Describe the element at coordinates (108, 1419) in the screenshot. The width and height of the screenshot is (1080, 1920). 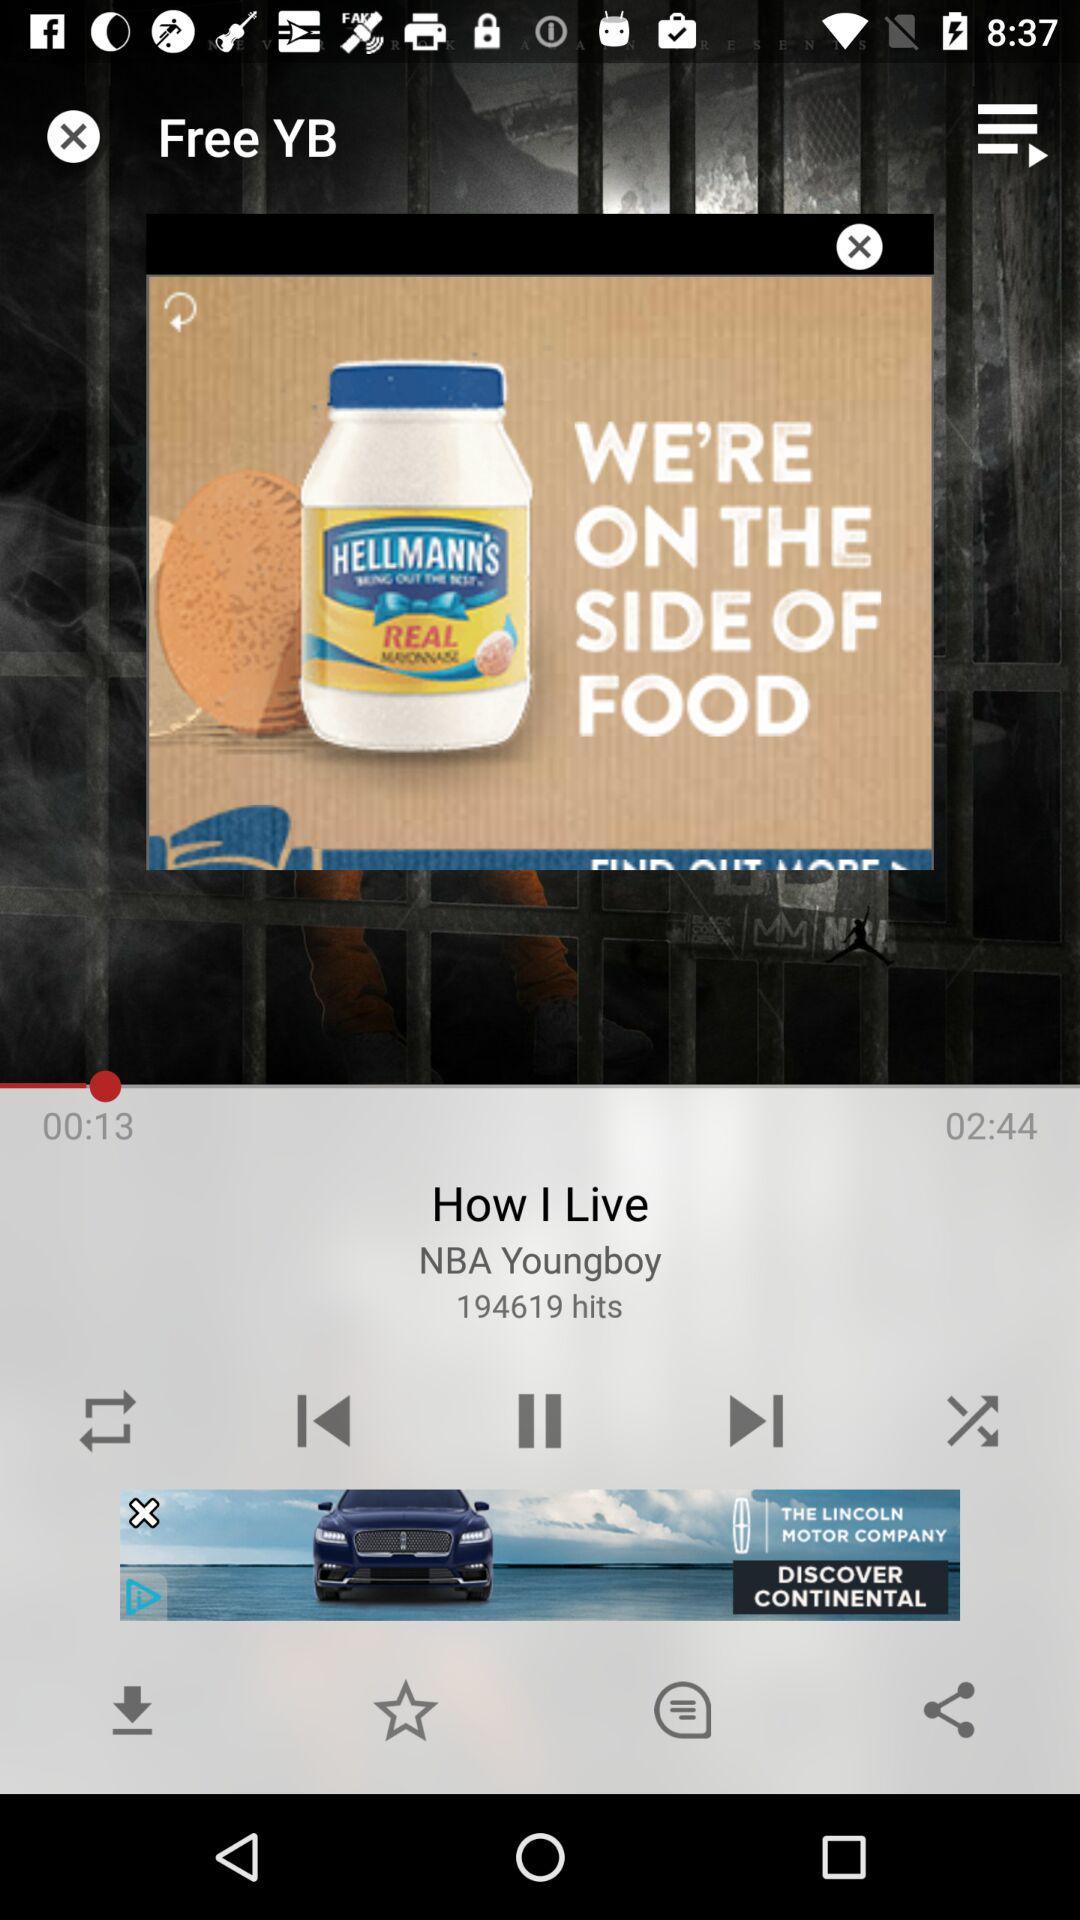
I see `replay button` at that location.